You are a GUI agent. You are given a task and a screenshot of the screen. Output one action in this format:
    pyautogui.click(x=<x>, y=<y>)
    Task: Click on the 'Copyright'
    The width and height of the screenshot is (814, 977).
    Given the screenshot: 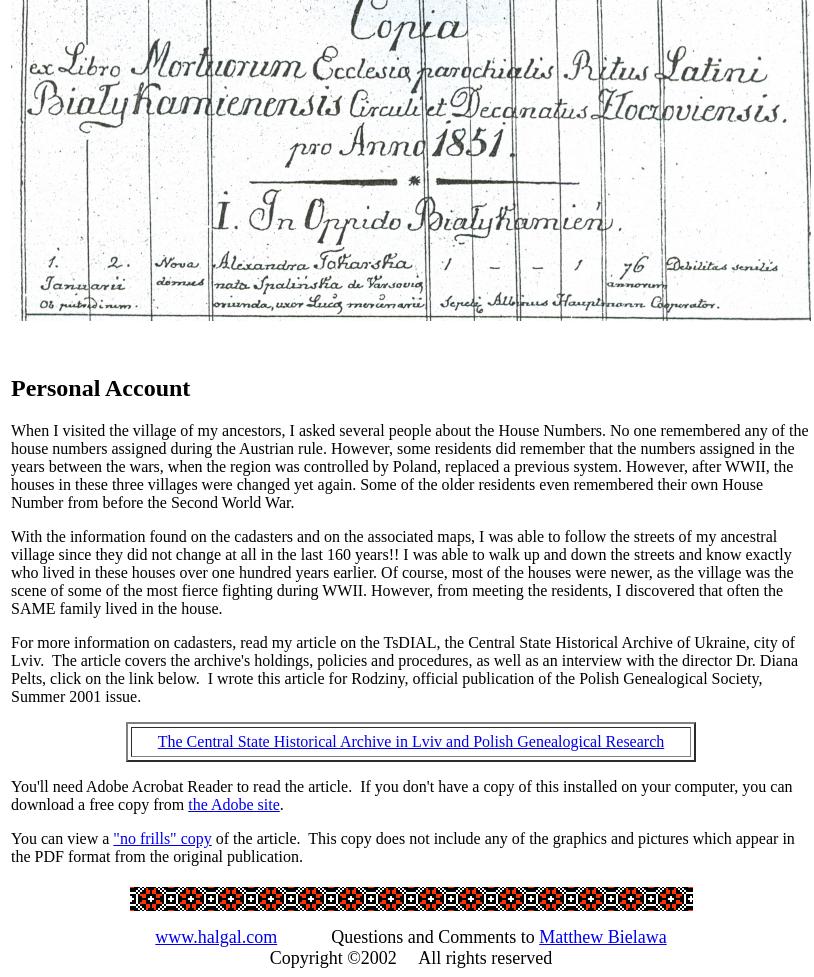 What is the action you would take?
    pyautogui.click(x=308, y=955)
    